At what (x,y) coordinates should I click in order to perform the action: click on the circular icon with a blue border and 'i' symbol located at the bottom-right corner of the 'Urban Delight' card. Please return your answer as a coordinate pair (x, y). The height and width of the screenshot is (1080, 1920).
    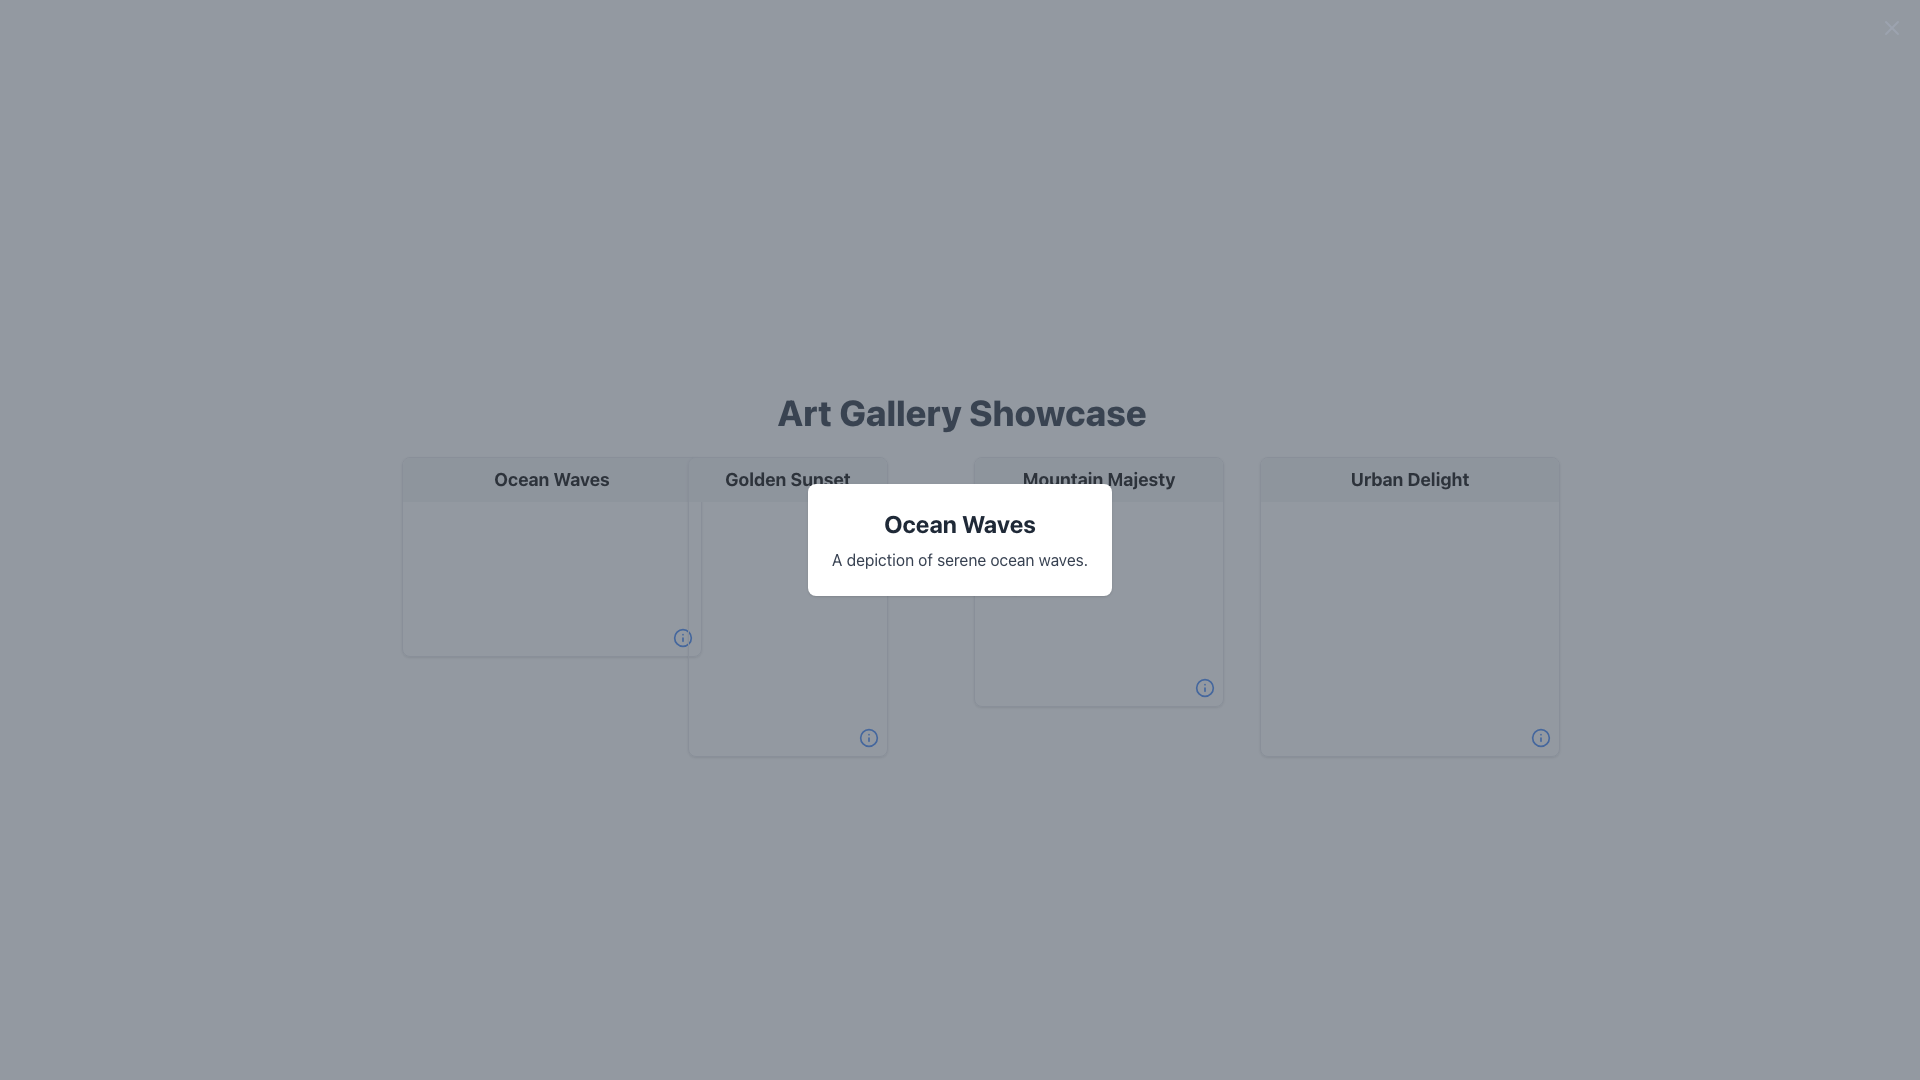
    Looking at the image, I should click on (1539, 737).